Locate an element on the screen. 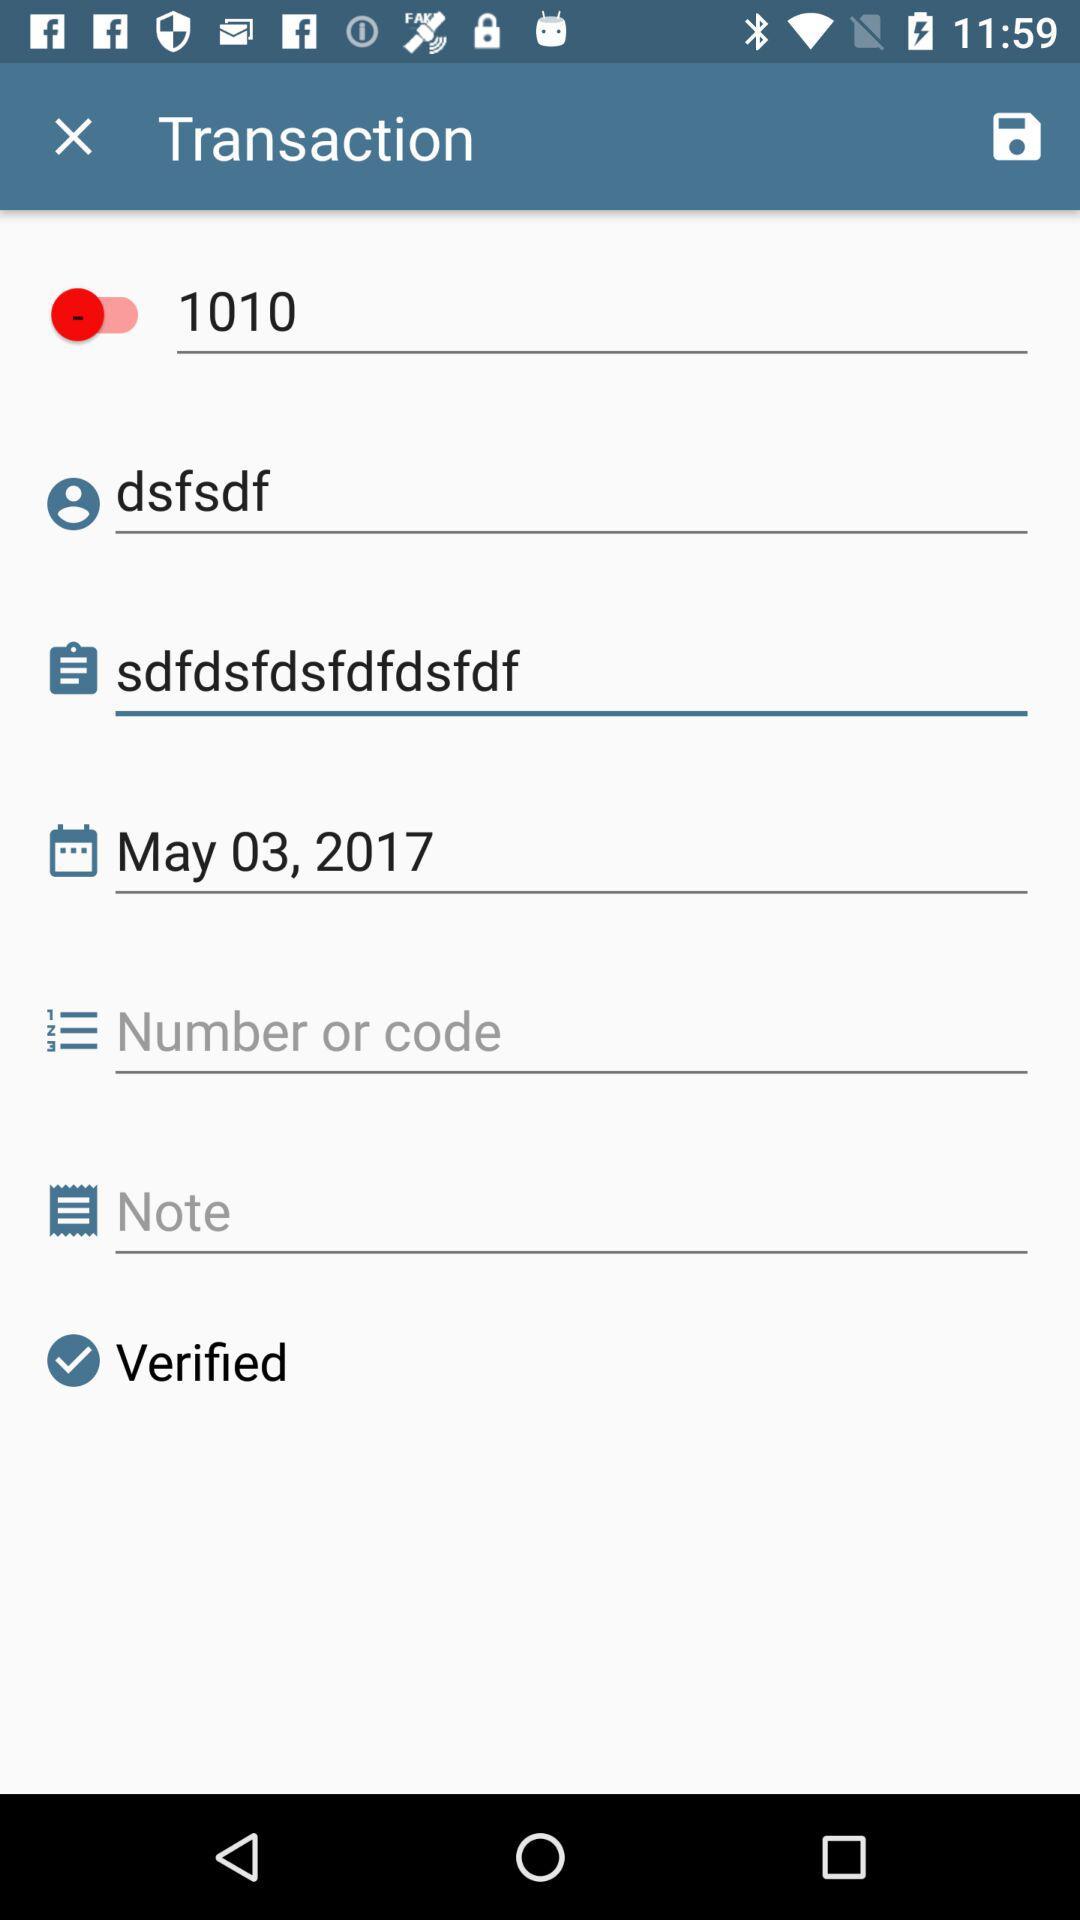 The image size is (1080, 1920). the item at the top right corner is located at coordinates (1017, 135).